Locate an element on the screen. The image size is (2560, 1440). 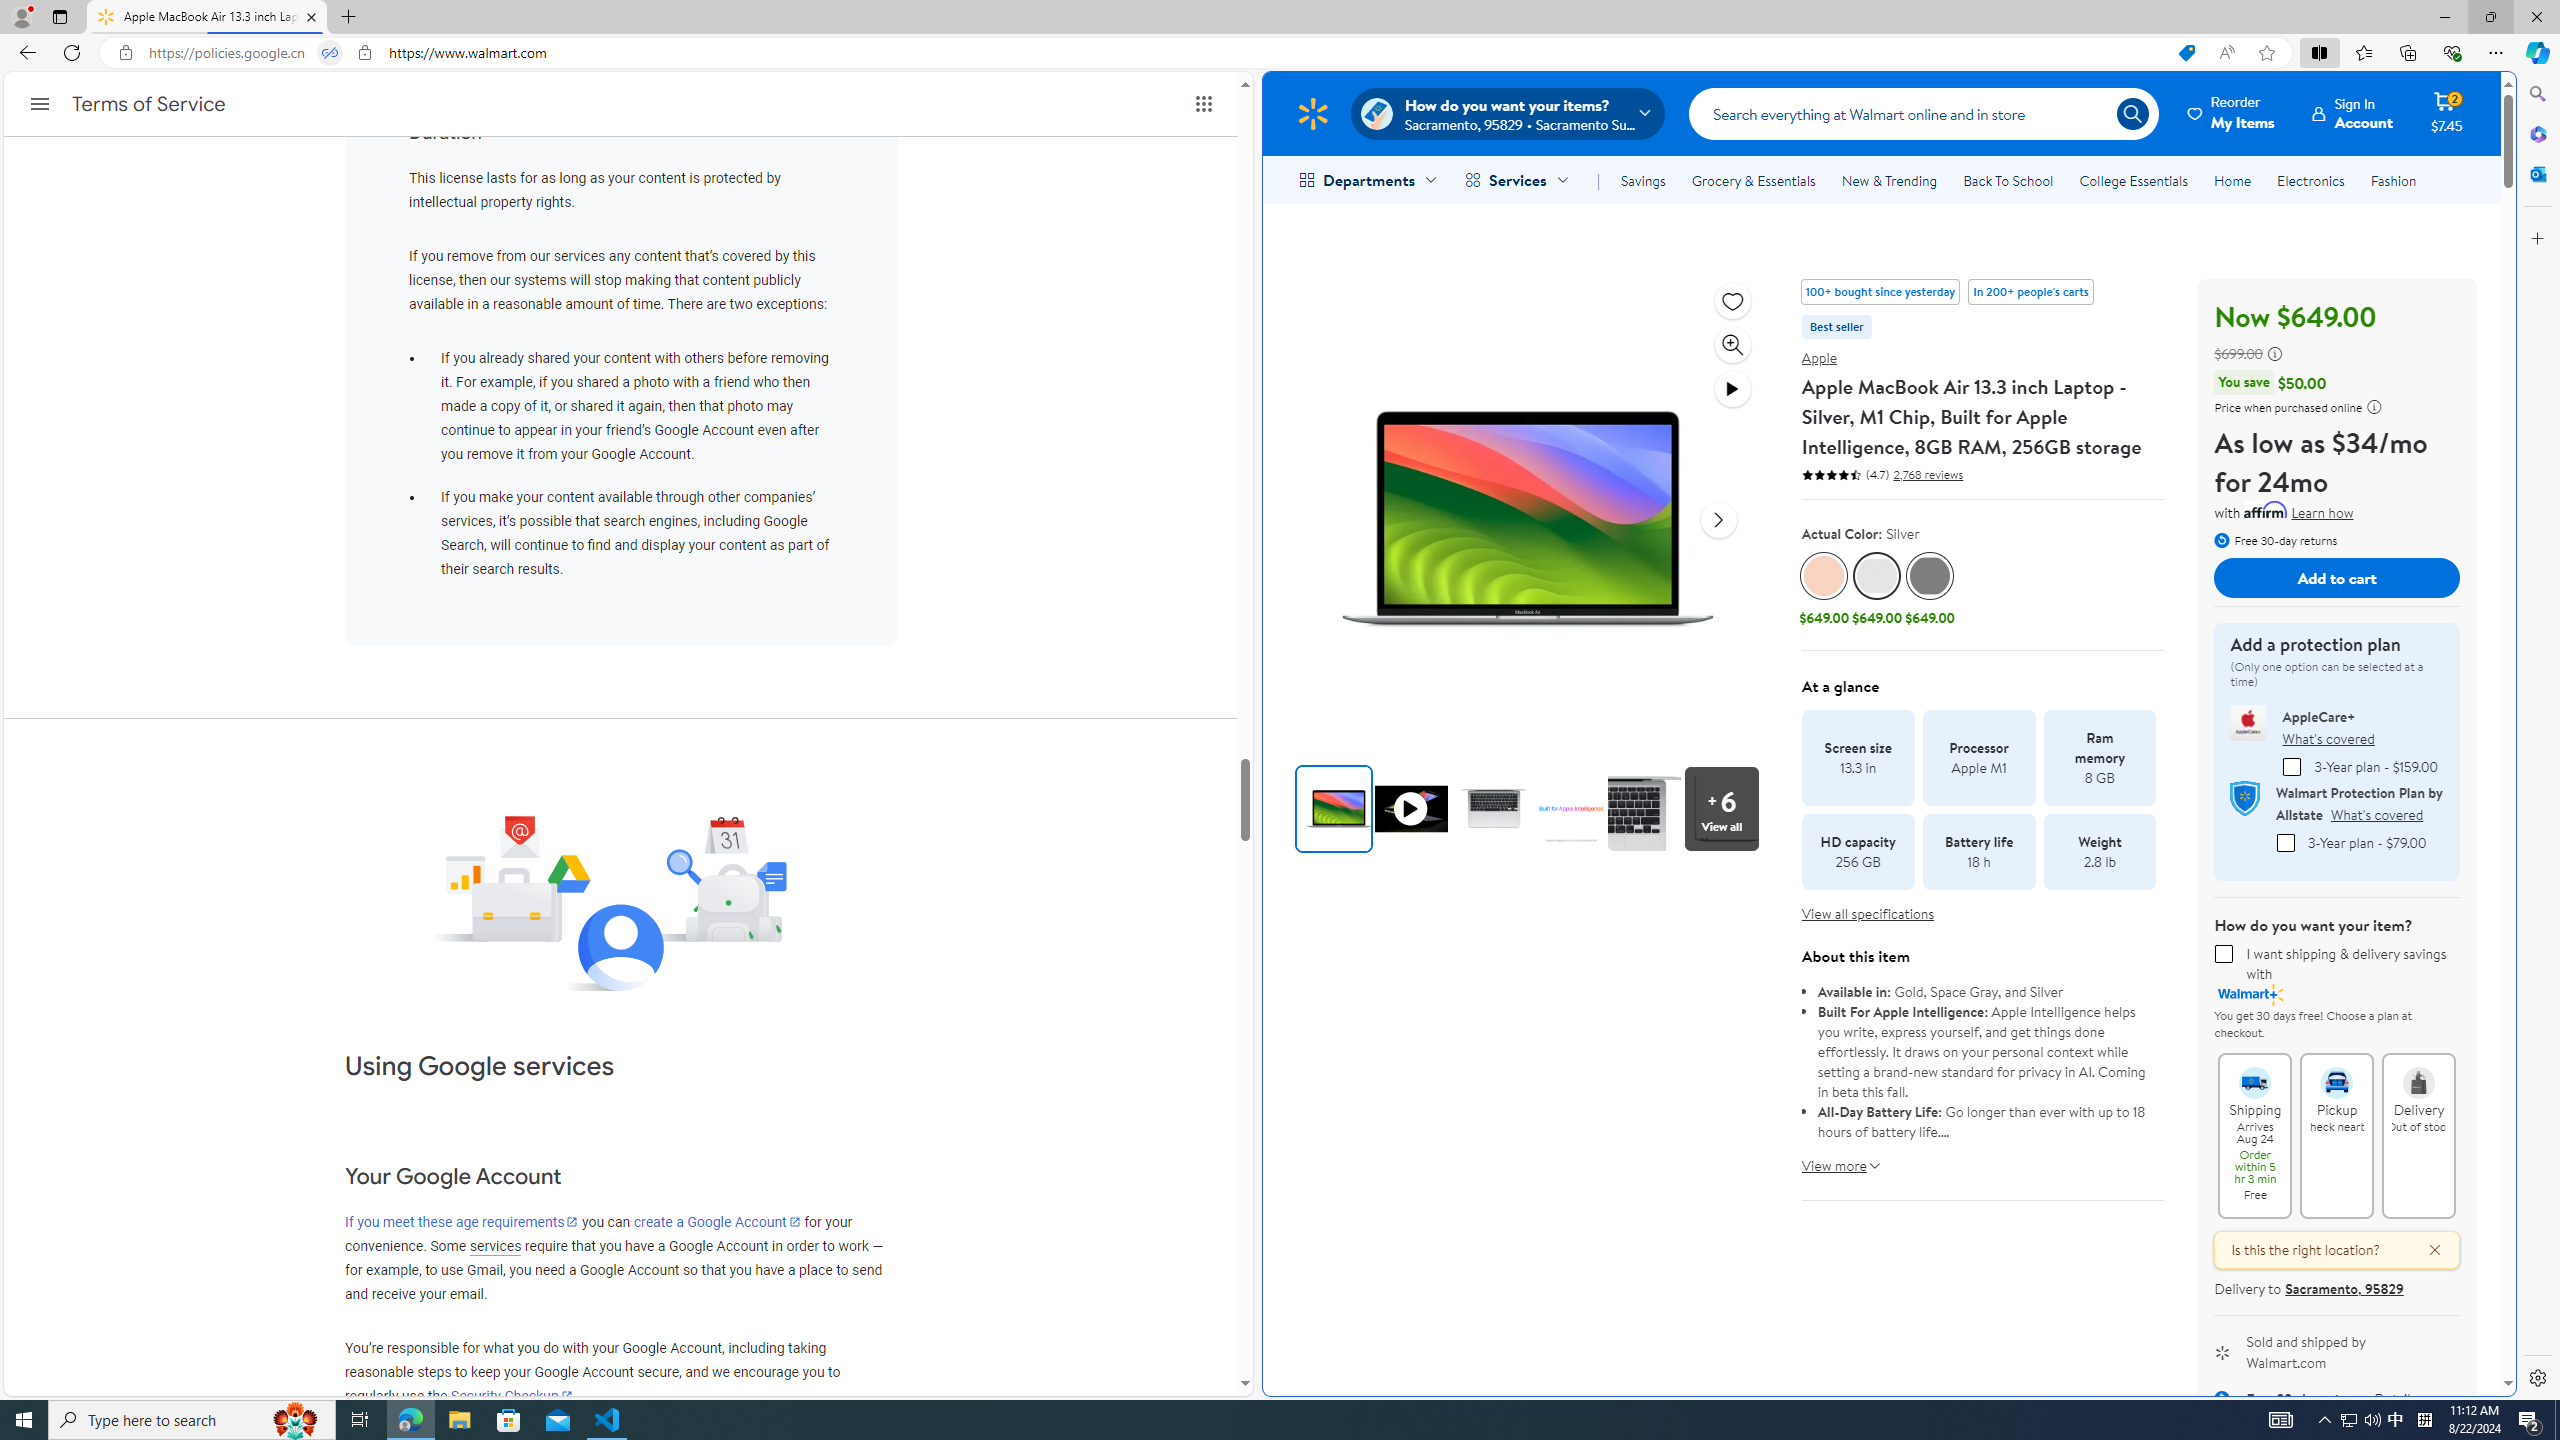
'Sign In Account' is located at coordinates (2352, 112).